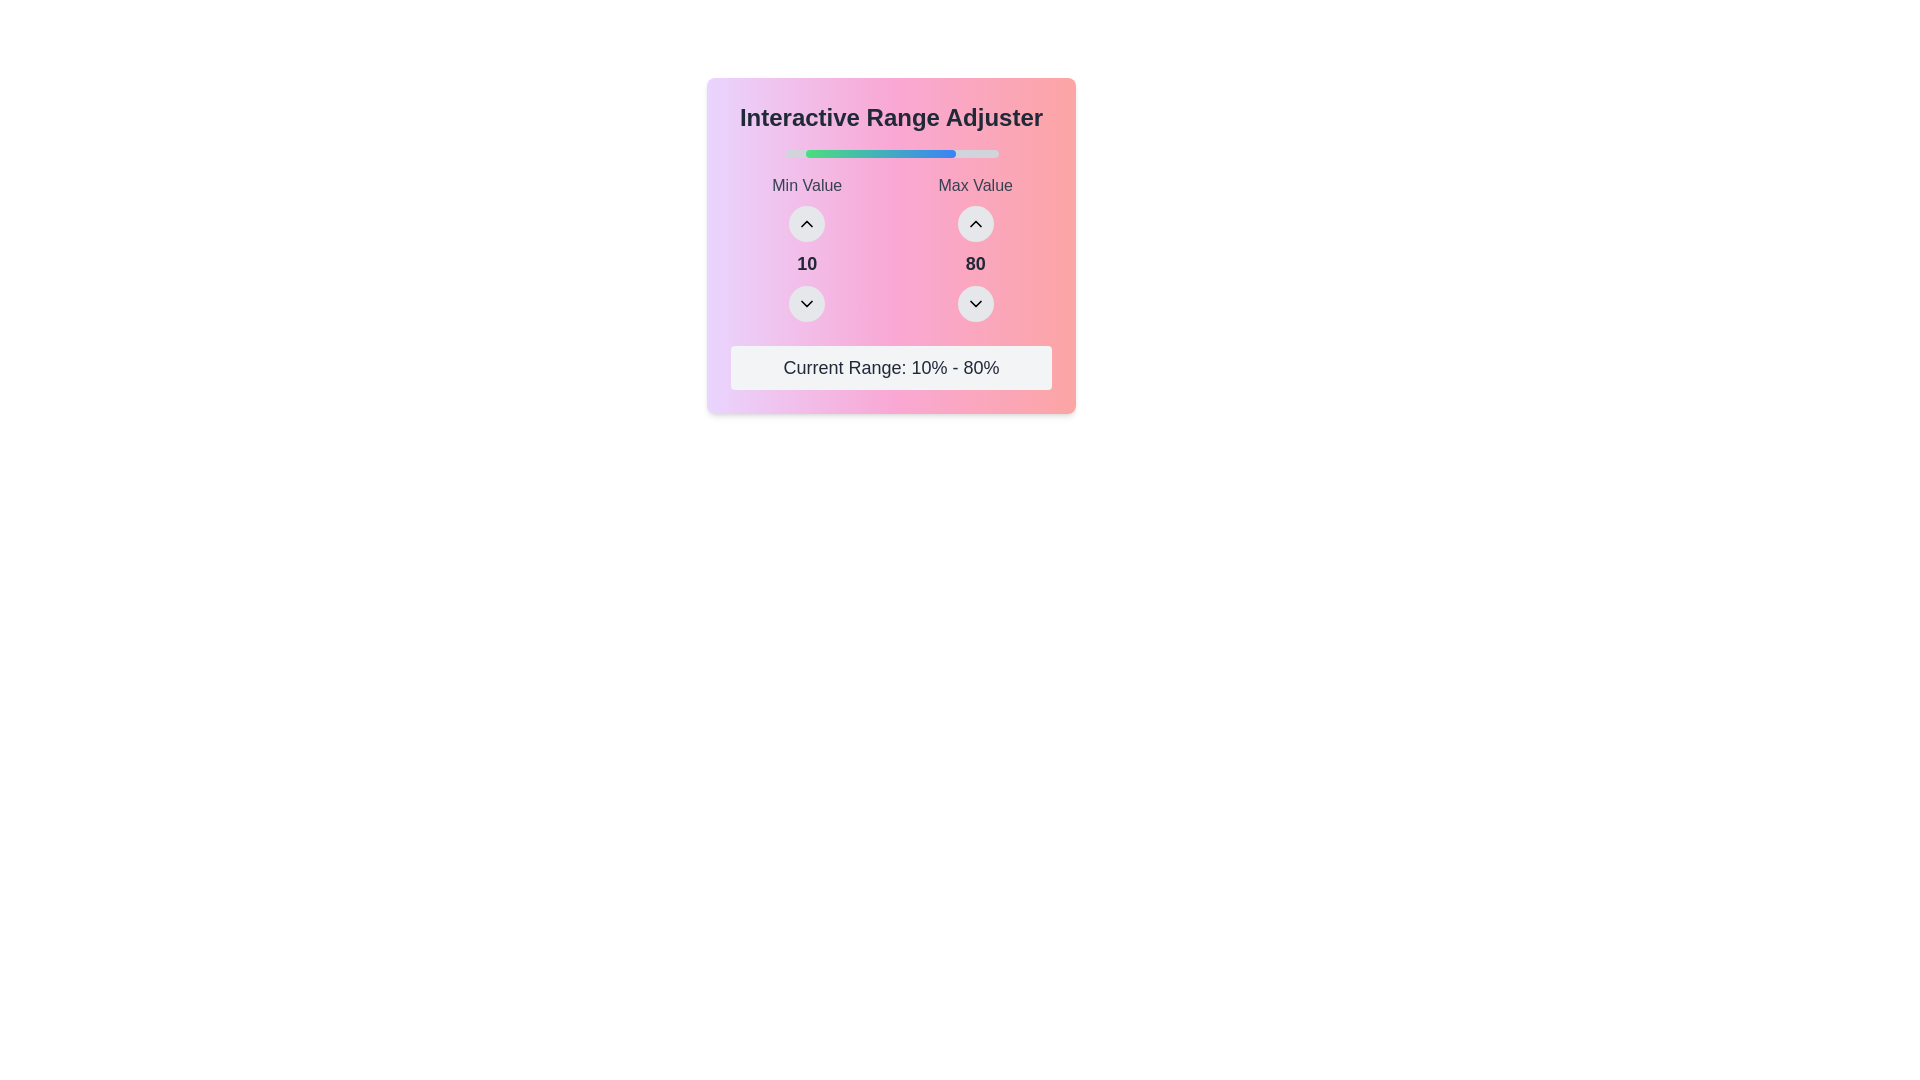 This screenshot has width=1920, height=1080. Describe the element at coordinates (975, 262) in the screenshot. I see `the Text label that displays the current maximum value selected within the range adjustment tool, located under the 'Max Value' label and between two circular buttons` at that location.